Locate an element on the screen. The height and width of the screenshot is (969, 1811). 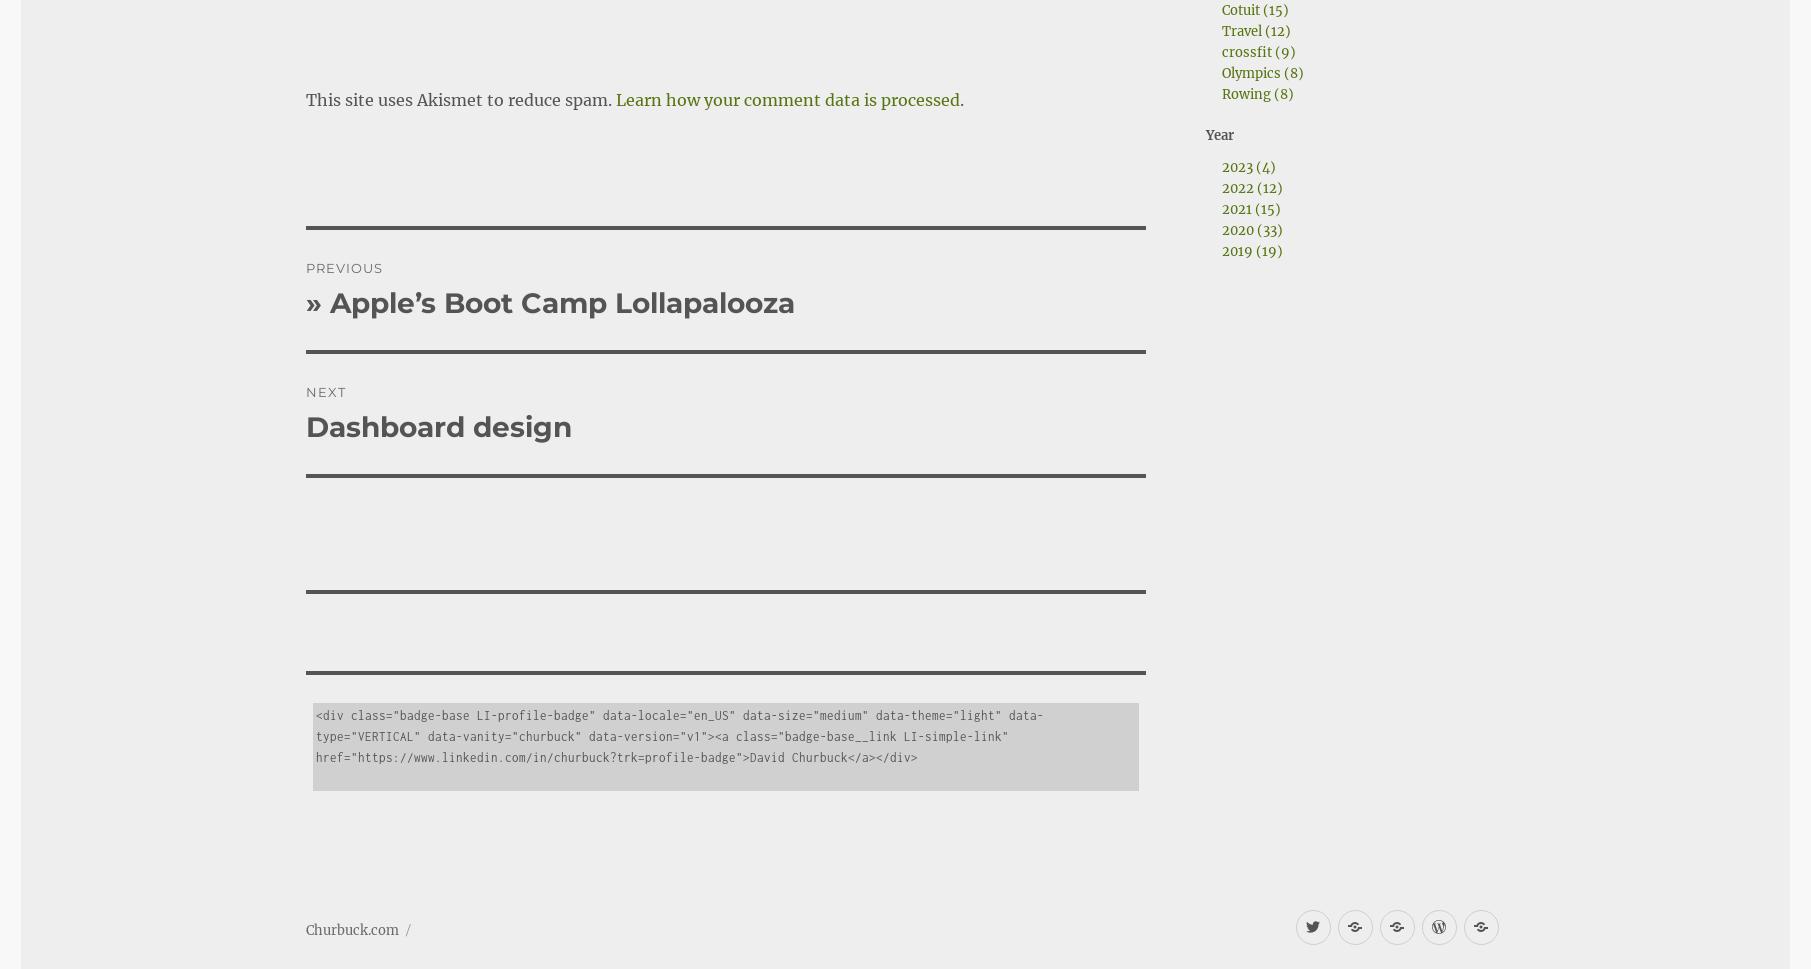
'» Apple’s Boot Camp Lollapalooza' is located at coordinates (548, 246).